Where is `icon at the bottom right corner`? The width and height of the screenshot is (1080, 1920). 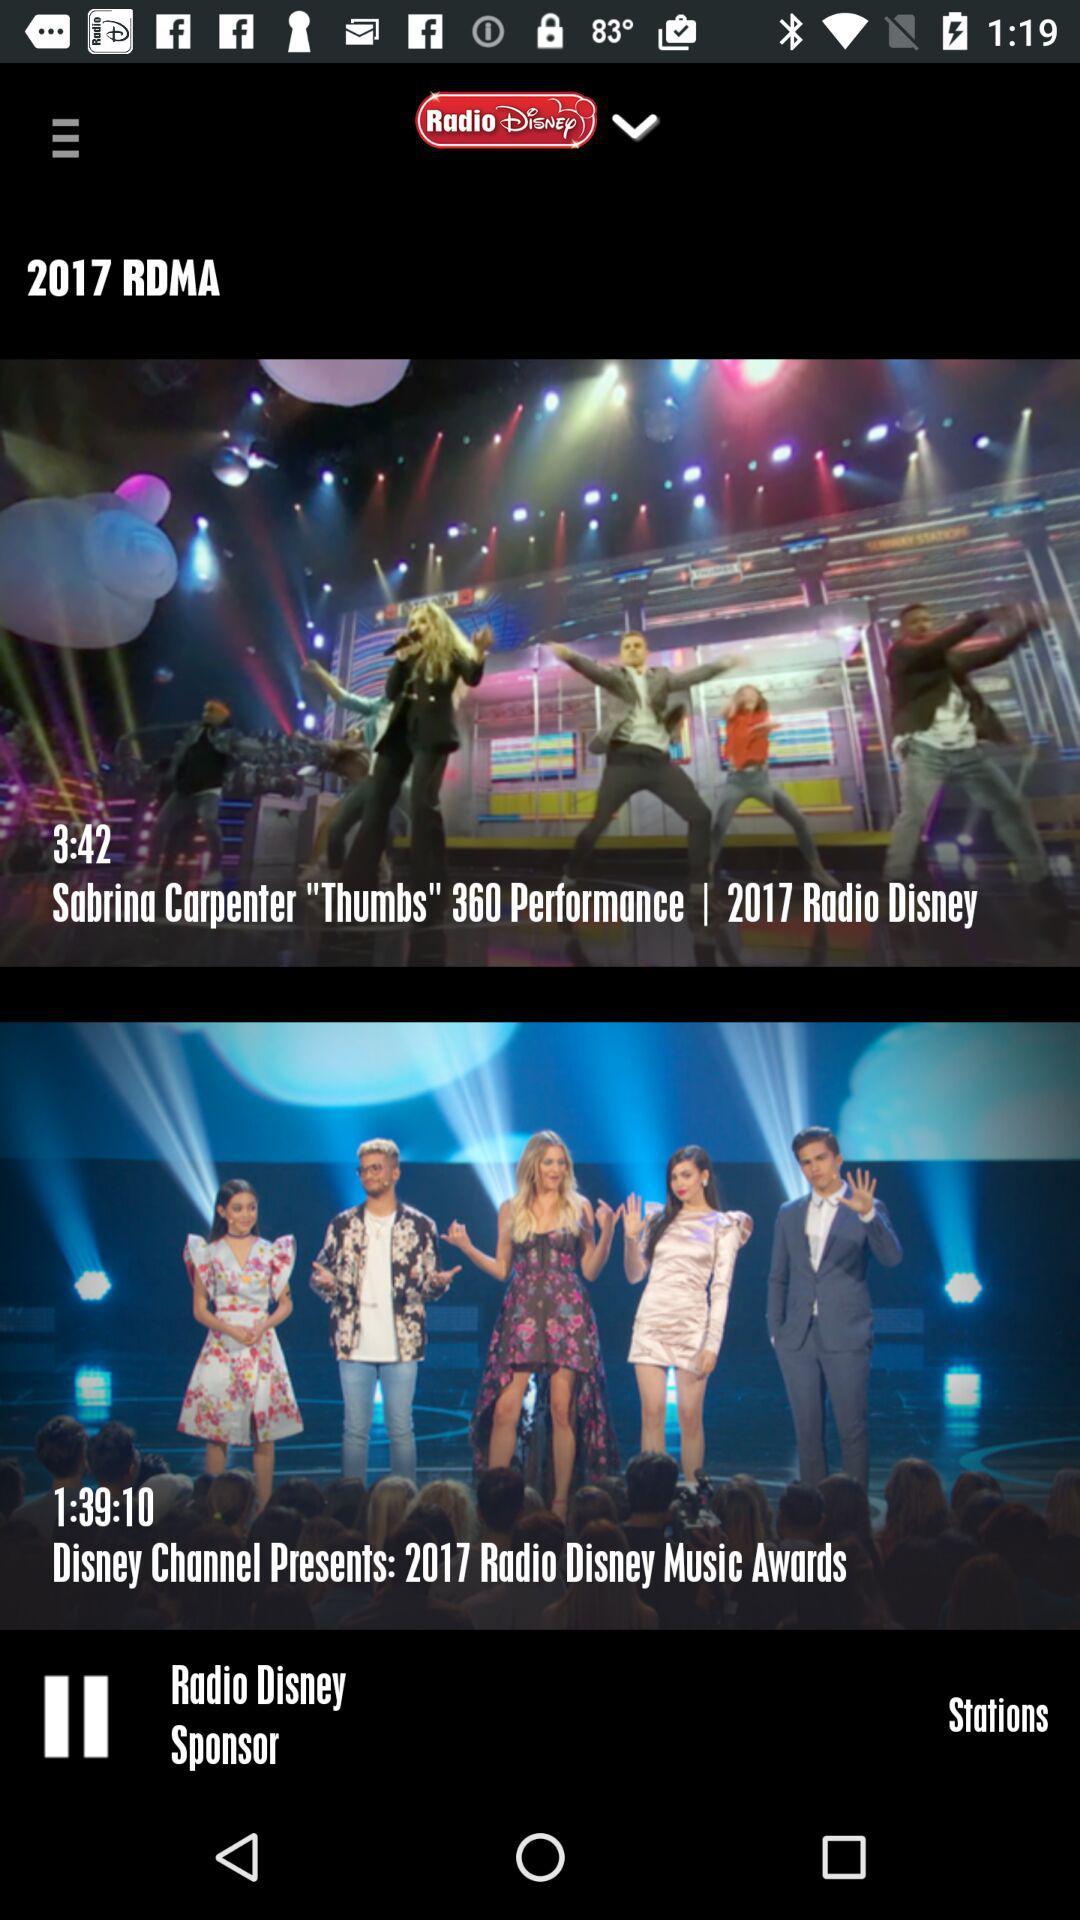
icon at the bottom right corner is located at coordinates (998, 1713).